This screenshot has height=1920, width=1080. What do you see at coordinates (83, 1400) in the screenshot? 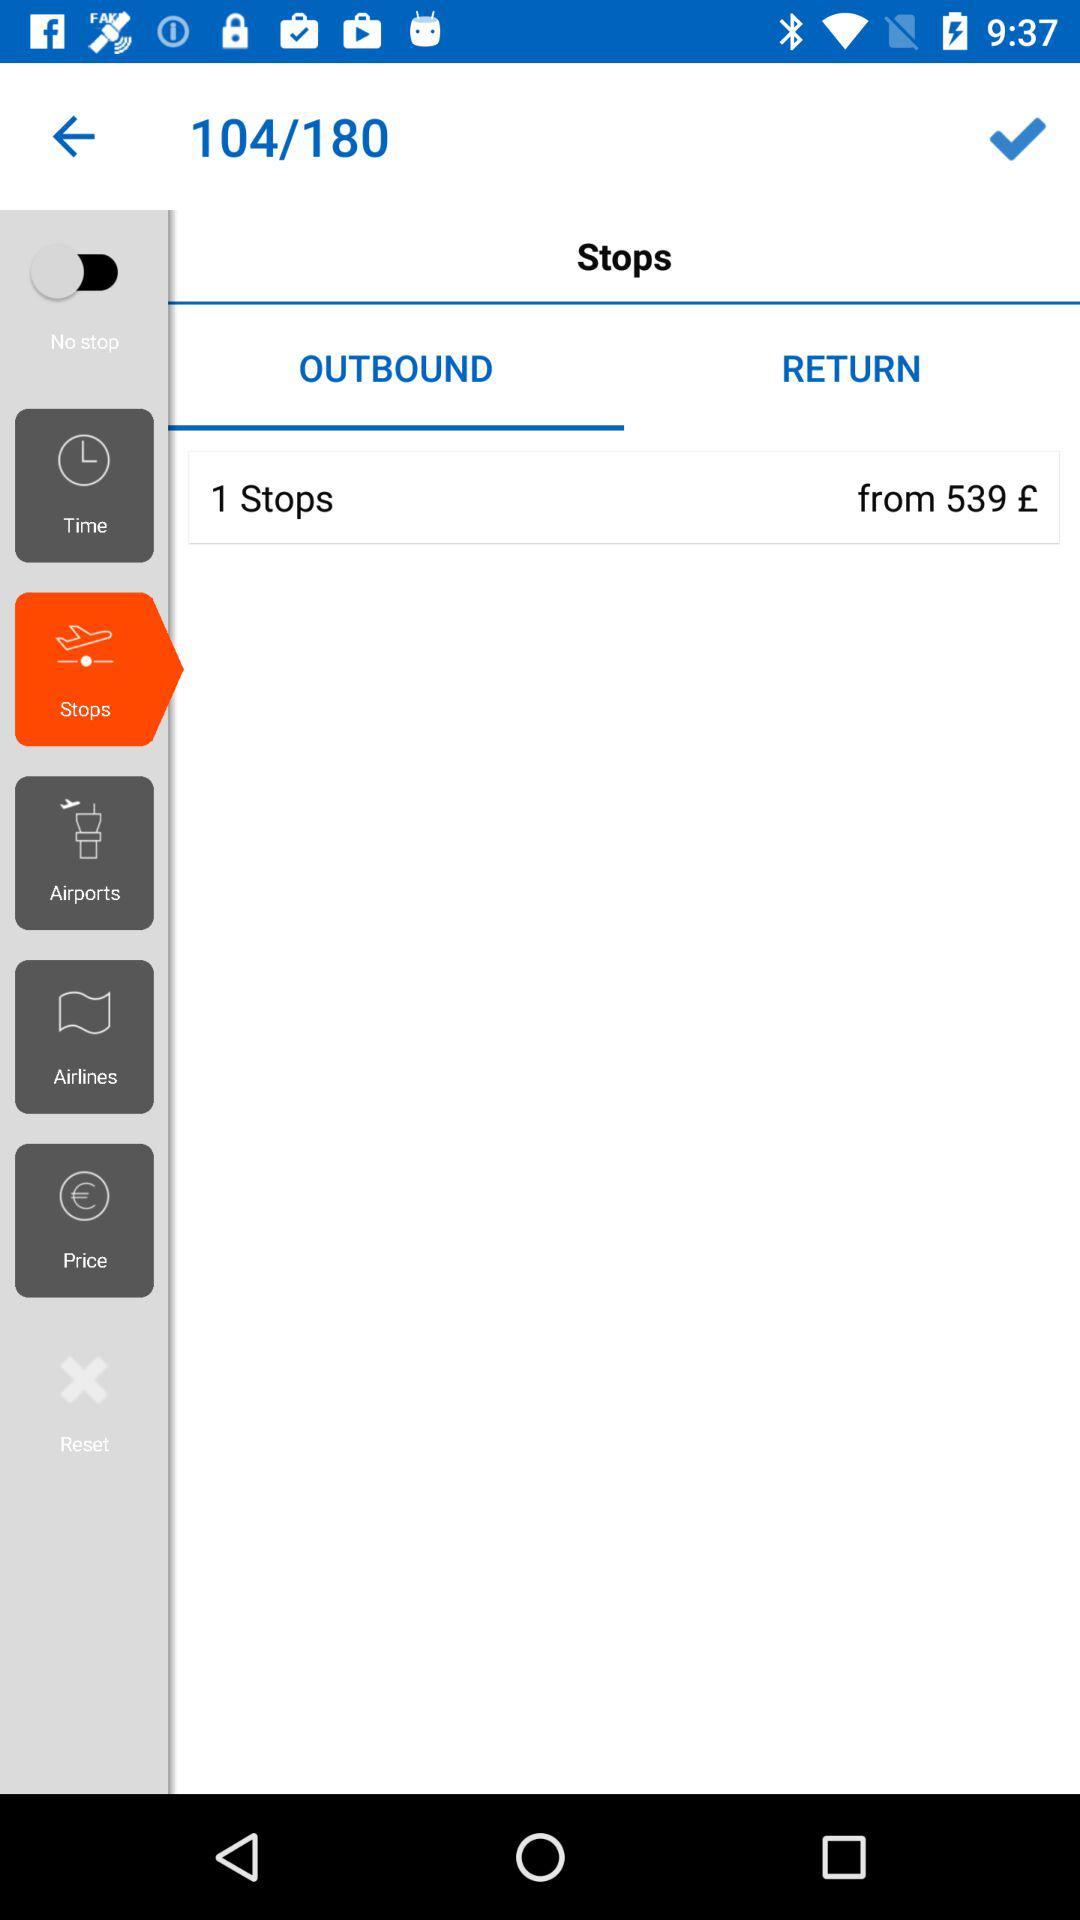
I see `cancel` at bounding box center [83, 1400].